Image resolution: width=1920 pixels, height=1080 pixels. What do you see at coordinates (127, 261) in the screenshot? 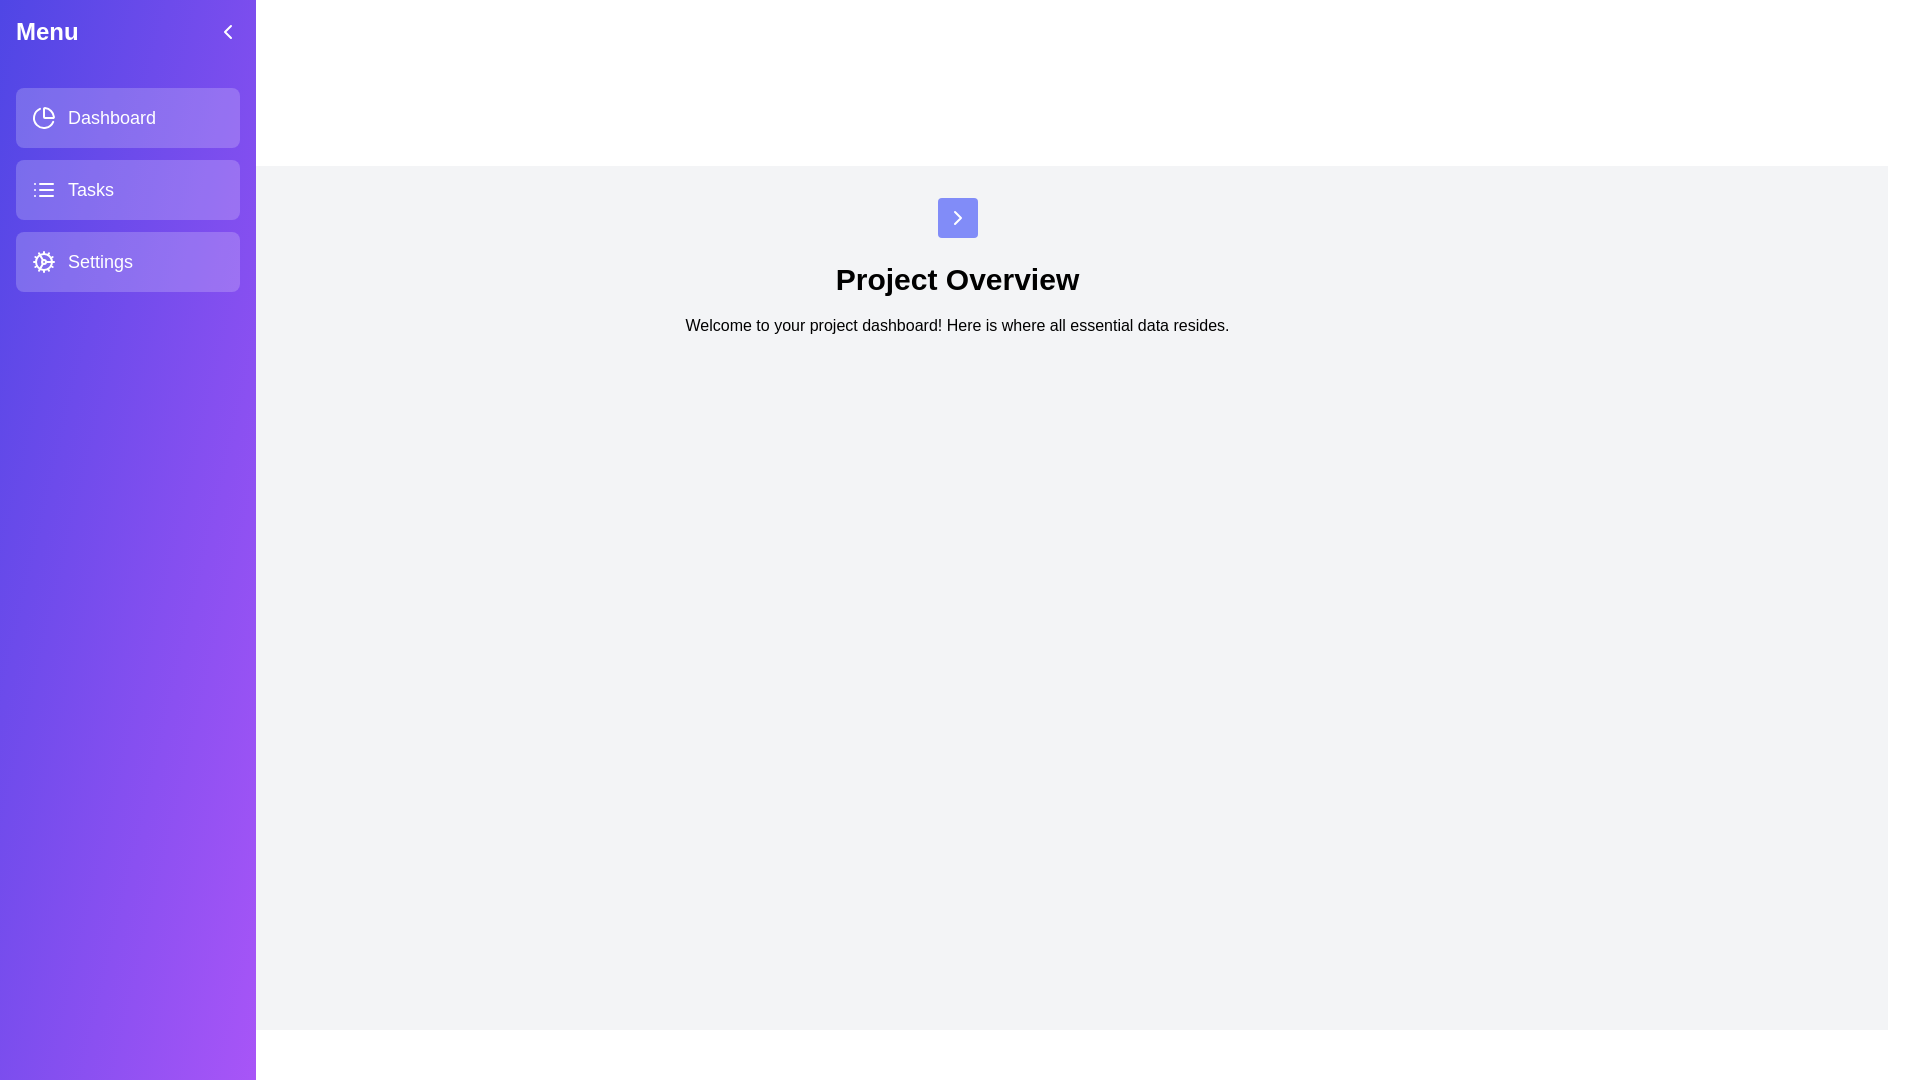
I see `the navigation menu item corresponding to Settings` at bounding box center [127, 261].